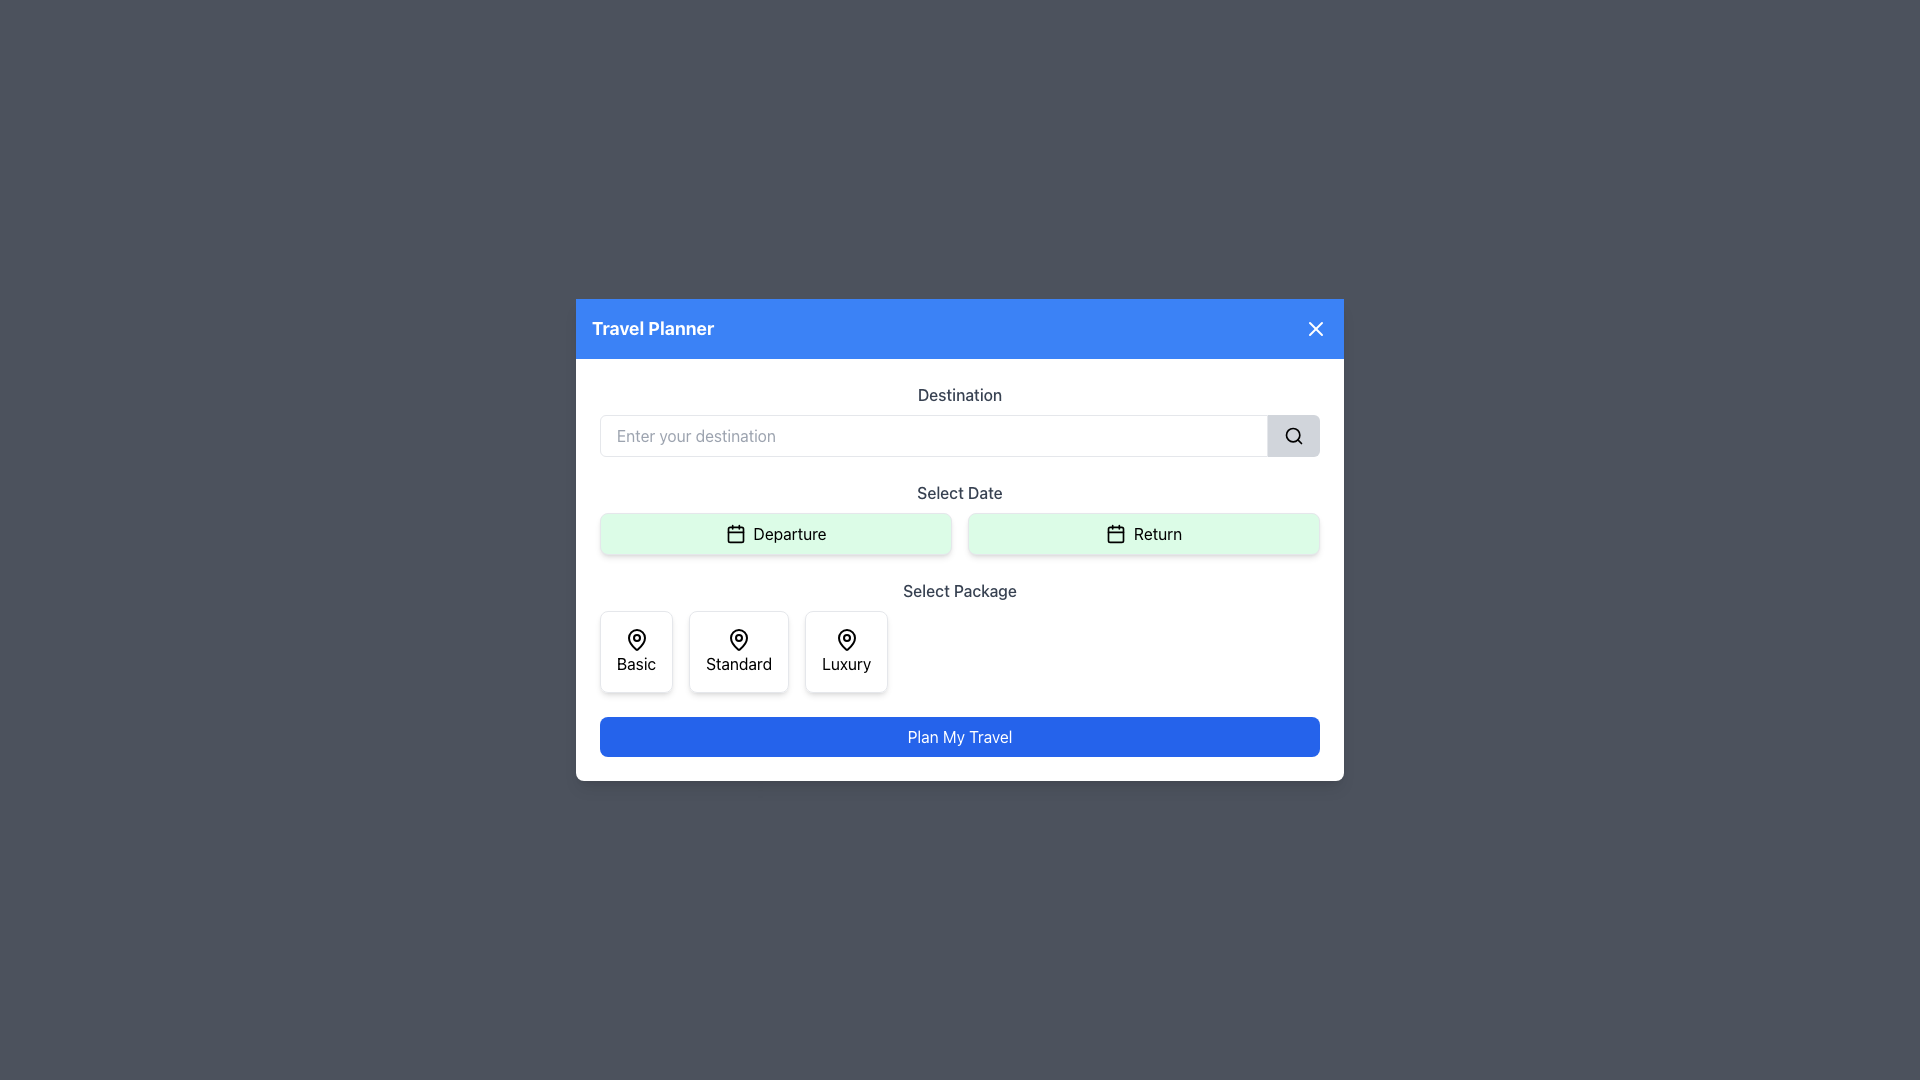 The width and height of the screenshot is (1920, 1080). Describe the element at coordinates (738, 663) in the screenshot. I see `the 'Standard' text label in the 'Select Package' section, which is centrally aligned and displays the word 'Standard'` at that location.